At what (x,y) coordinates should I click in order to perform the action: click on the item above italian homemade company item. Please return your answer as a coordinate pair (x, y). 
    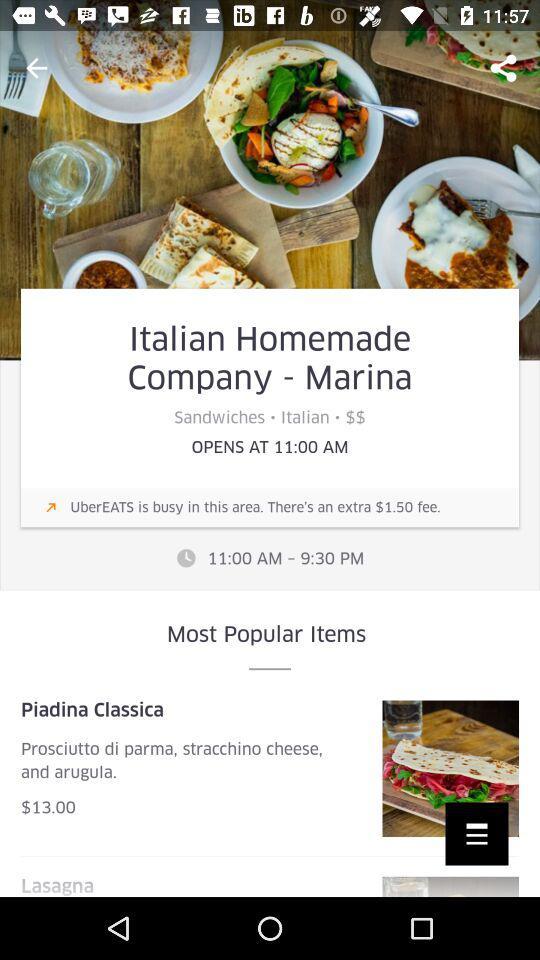
    Looking at the image, I should click on (36, 68).